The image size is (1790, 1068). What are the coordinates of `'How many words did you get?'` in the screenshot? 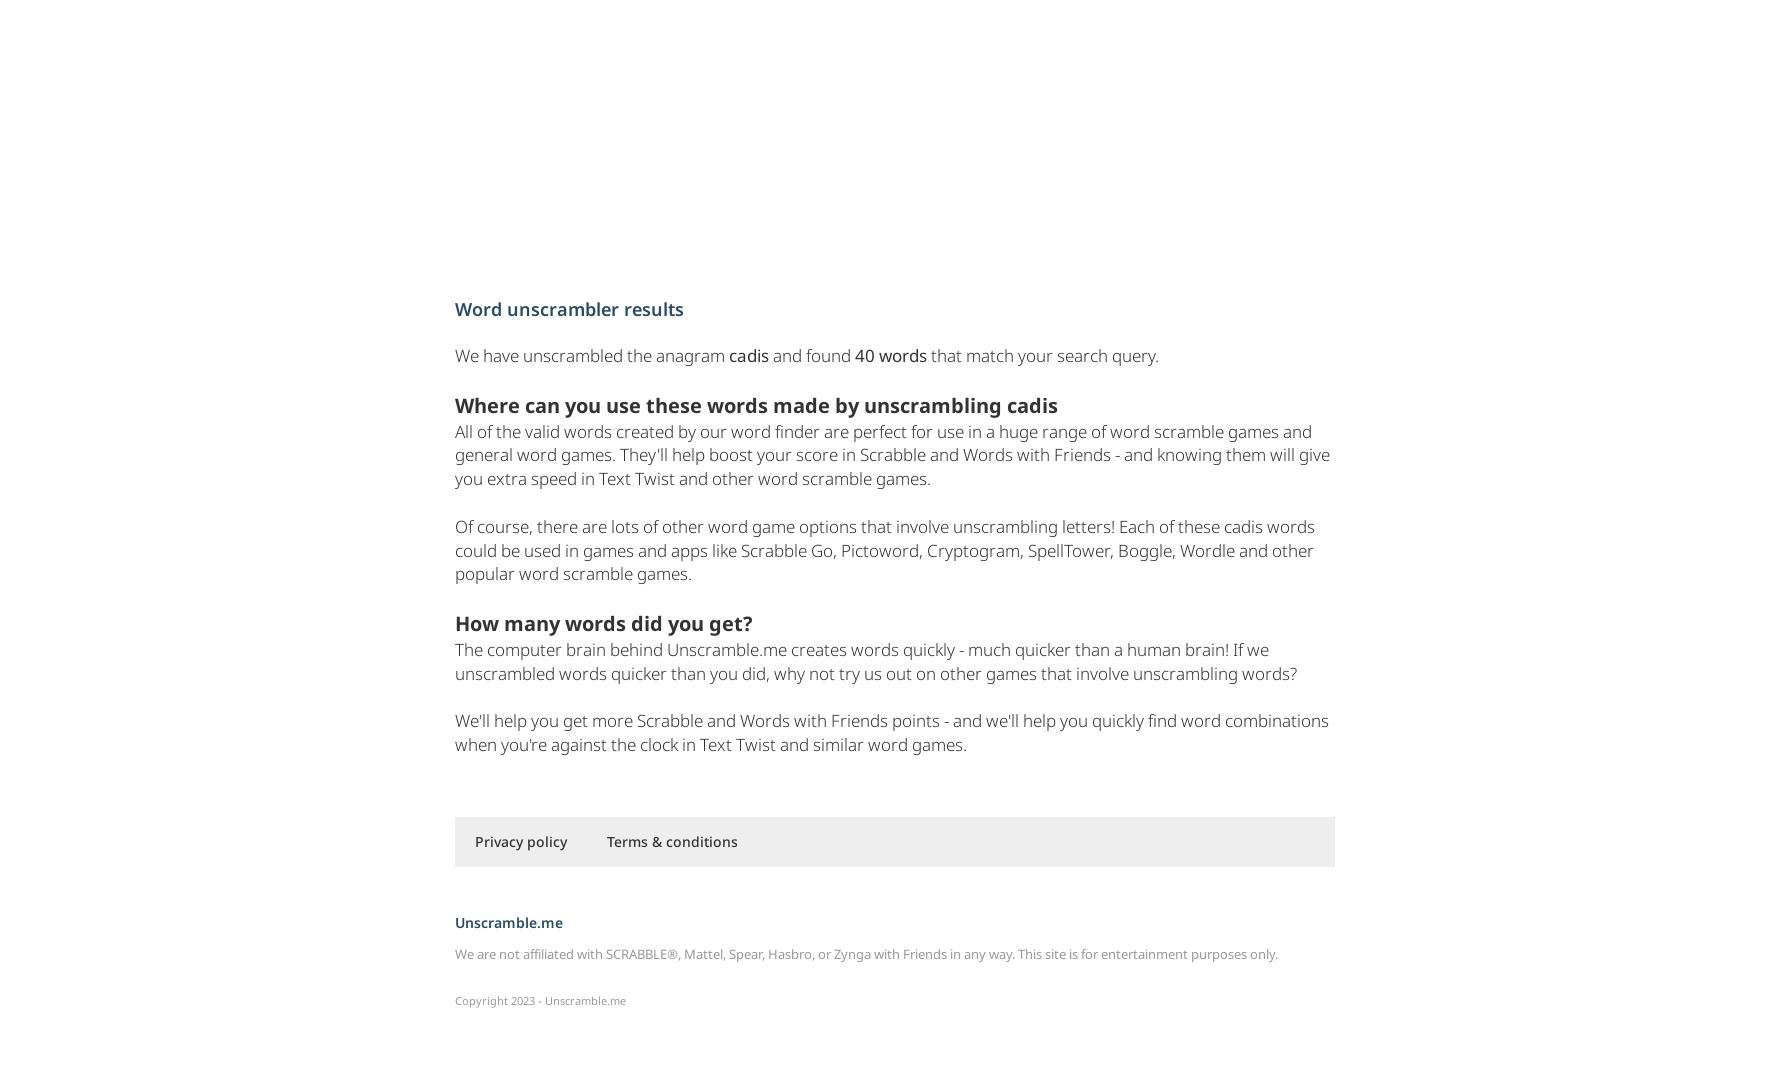 It's located at (602, 622).